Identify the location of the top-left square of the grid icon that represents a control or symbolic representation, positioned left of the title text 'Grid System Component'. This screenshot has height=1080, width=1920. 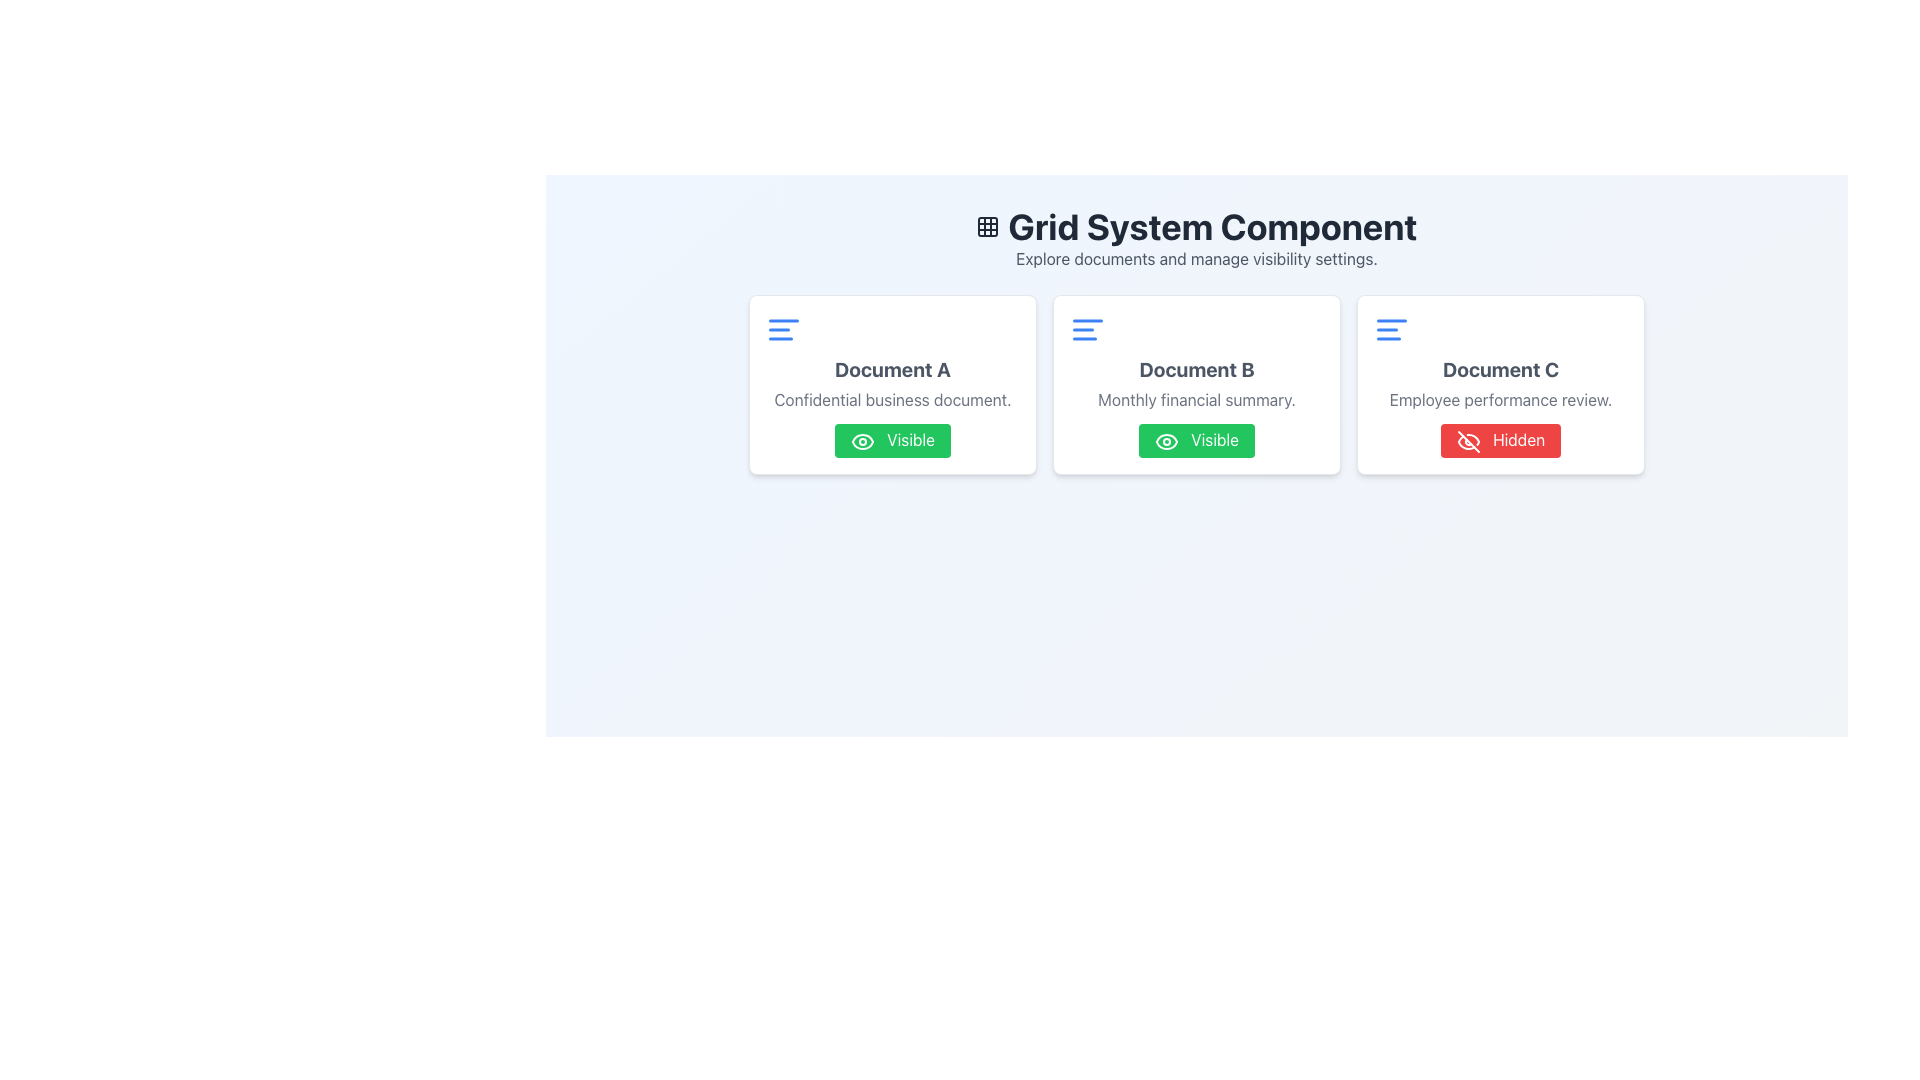
(988, 226).